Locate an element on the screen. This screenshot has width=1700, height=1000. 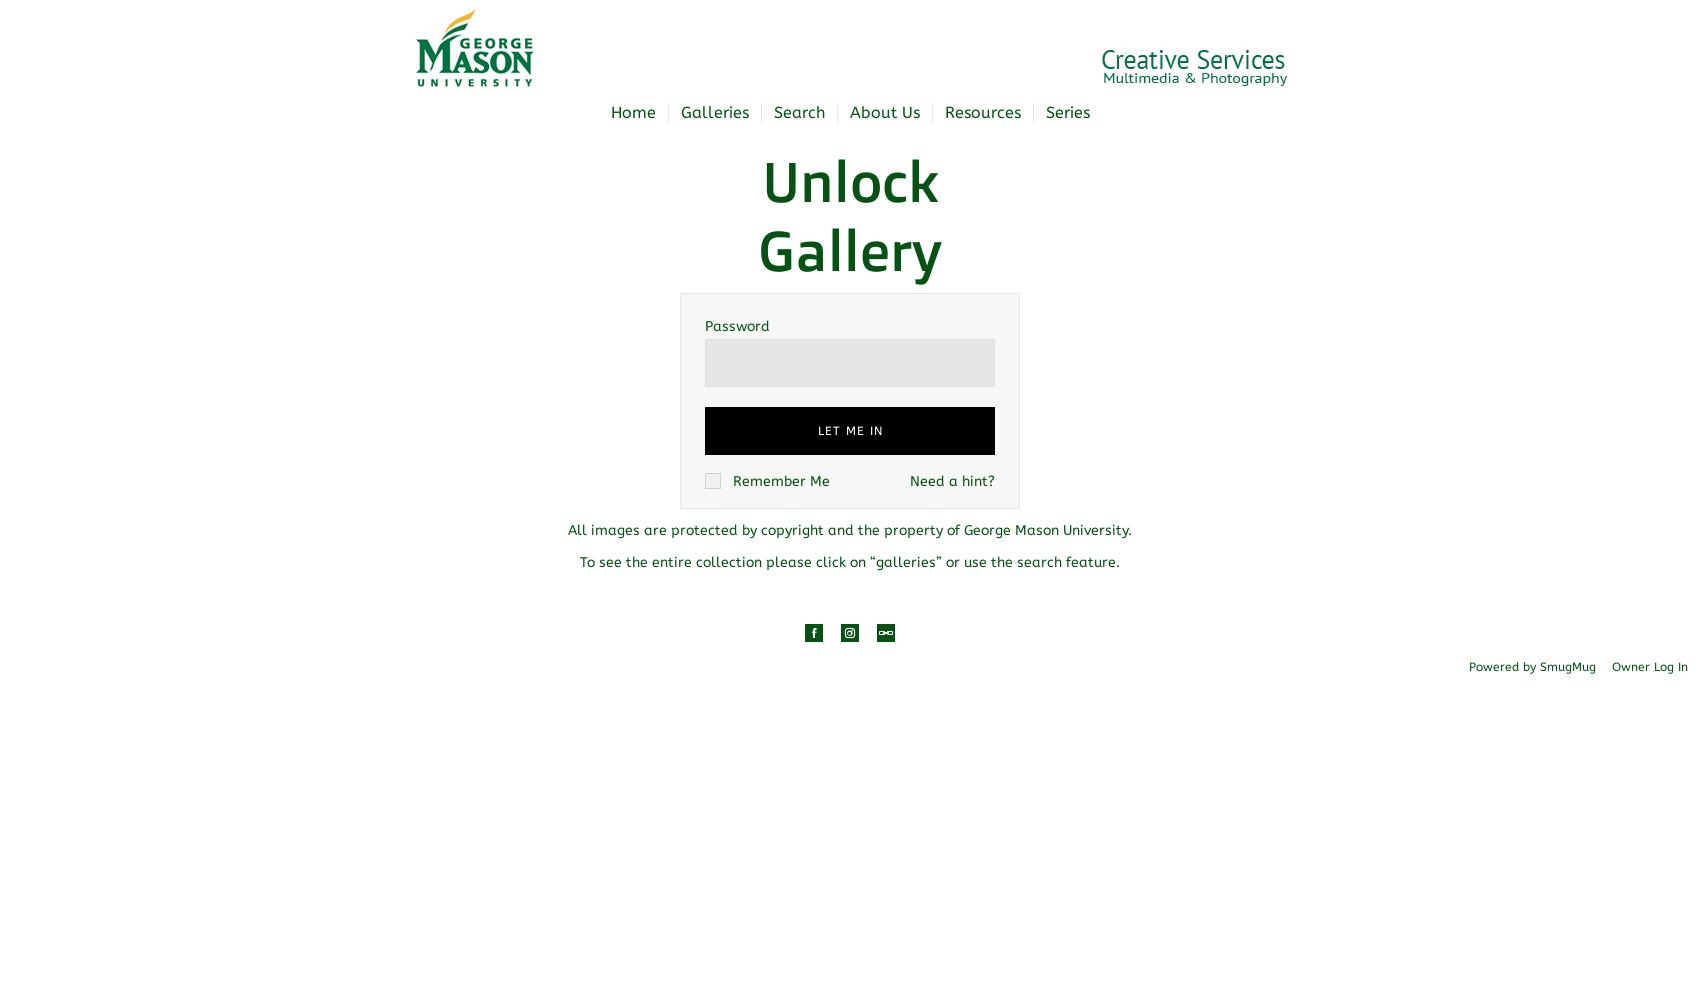
'All images are protected by copyright and the property of George Mason University.' is located at coordinates (850, 529).